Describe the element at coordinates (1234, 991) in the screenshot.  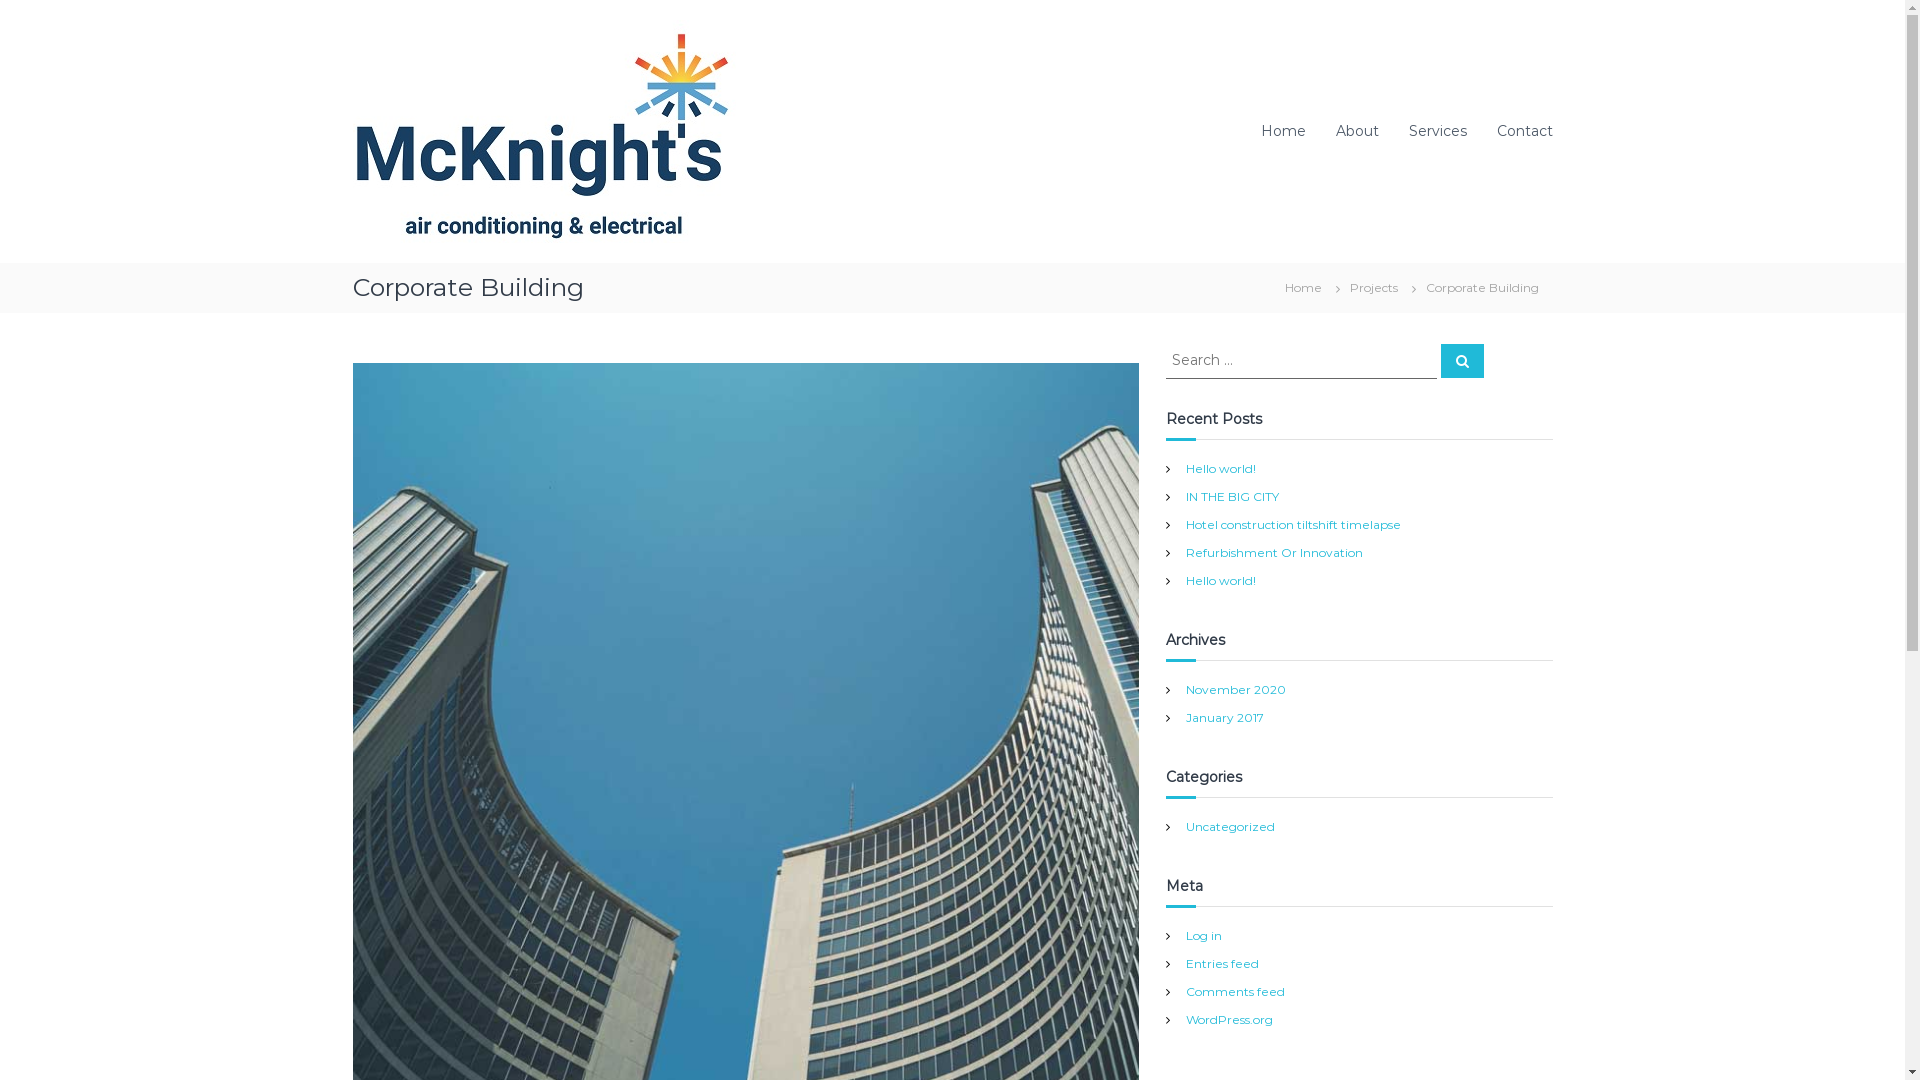
I see `'Comments feed'` at that location.